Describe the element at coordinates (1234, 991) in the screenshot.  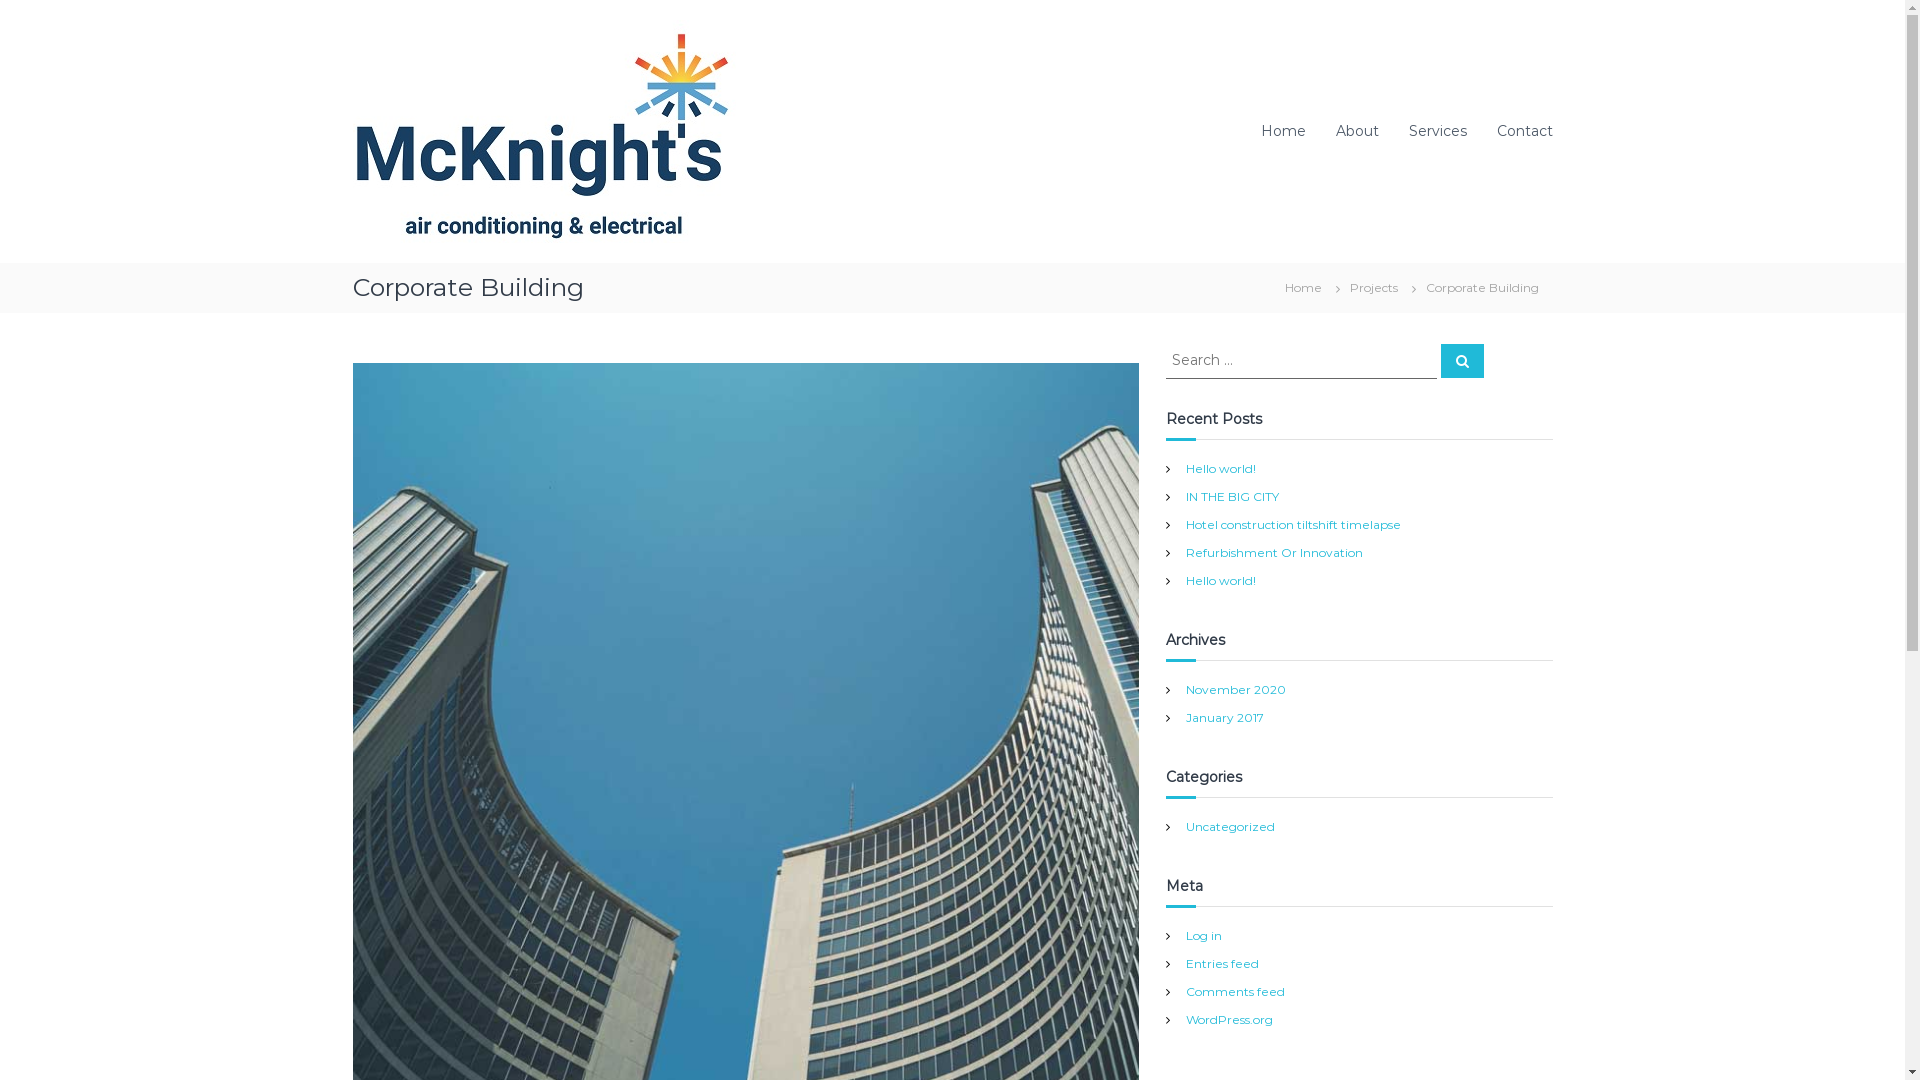
I see `'Comments feed'` at that location.